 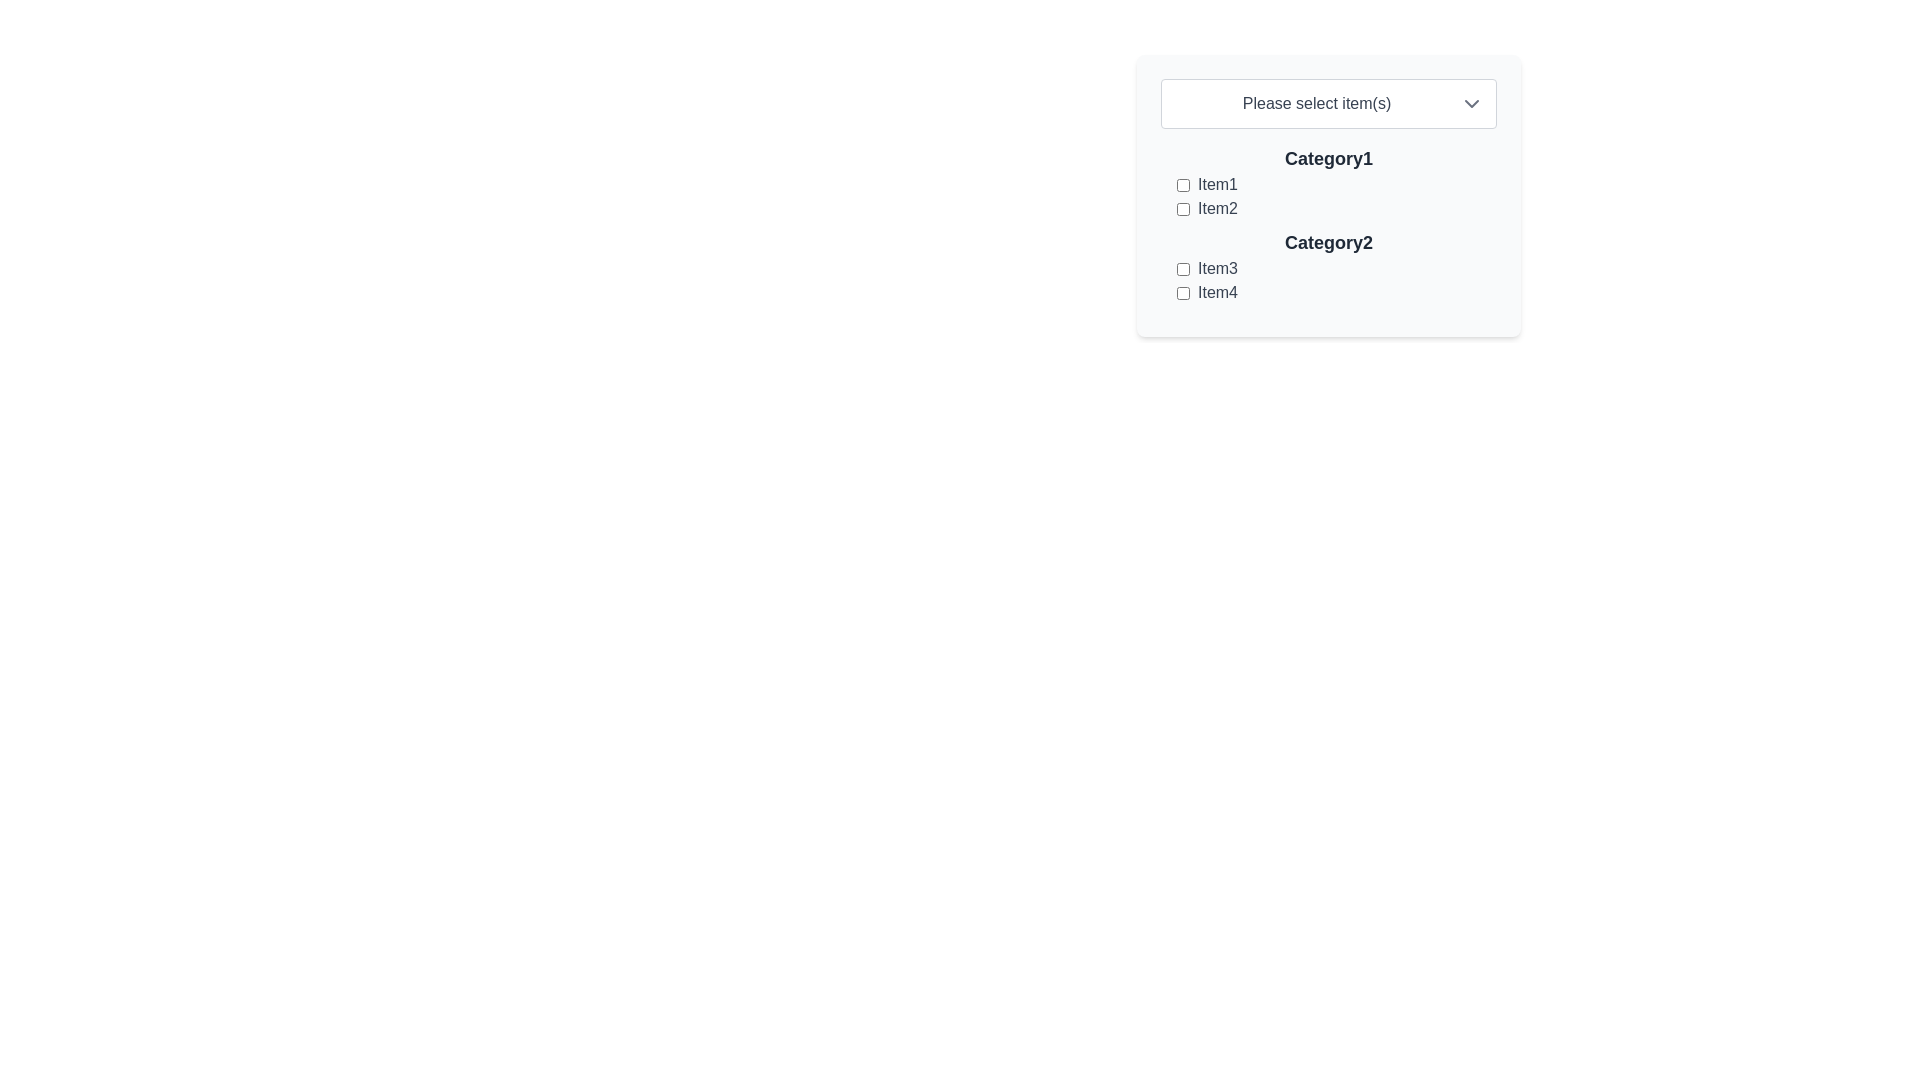 What do you see at coordinates (1217, 208) in the screenshot?
I see `text content of the label reading 'Item2', which is styled in gray color and located in the second row of a selectable list within 'Category1', adjacent to a checkbox` at bounding box center [1217, 208].